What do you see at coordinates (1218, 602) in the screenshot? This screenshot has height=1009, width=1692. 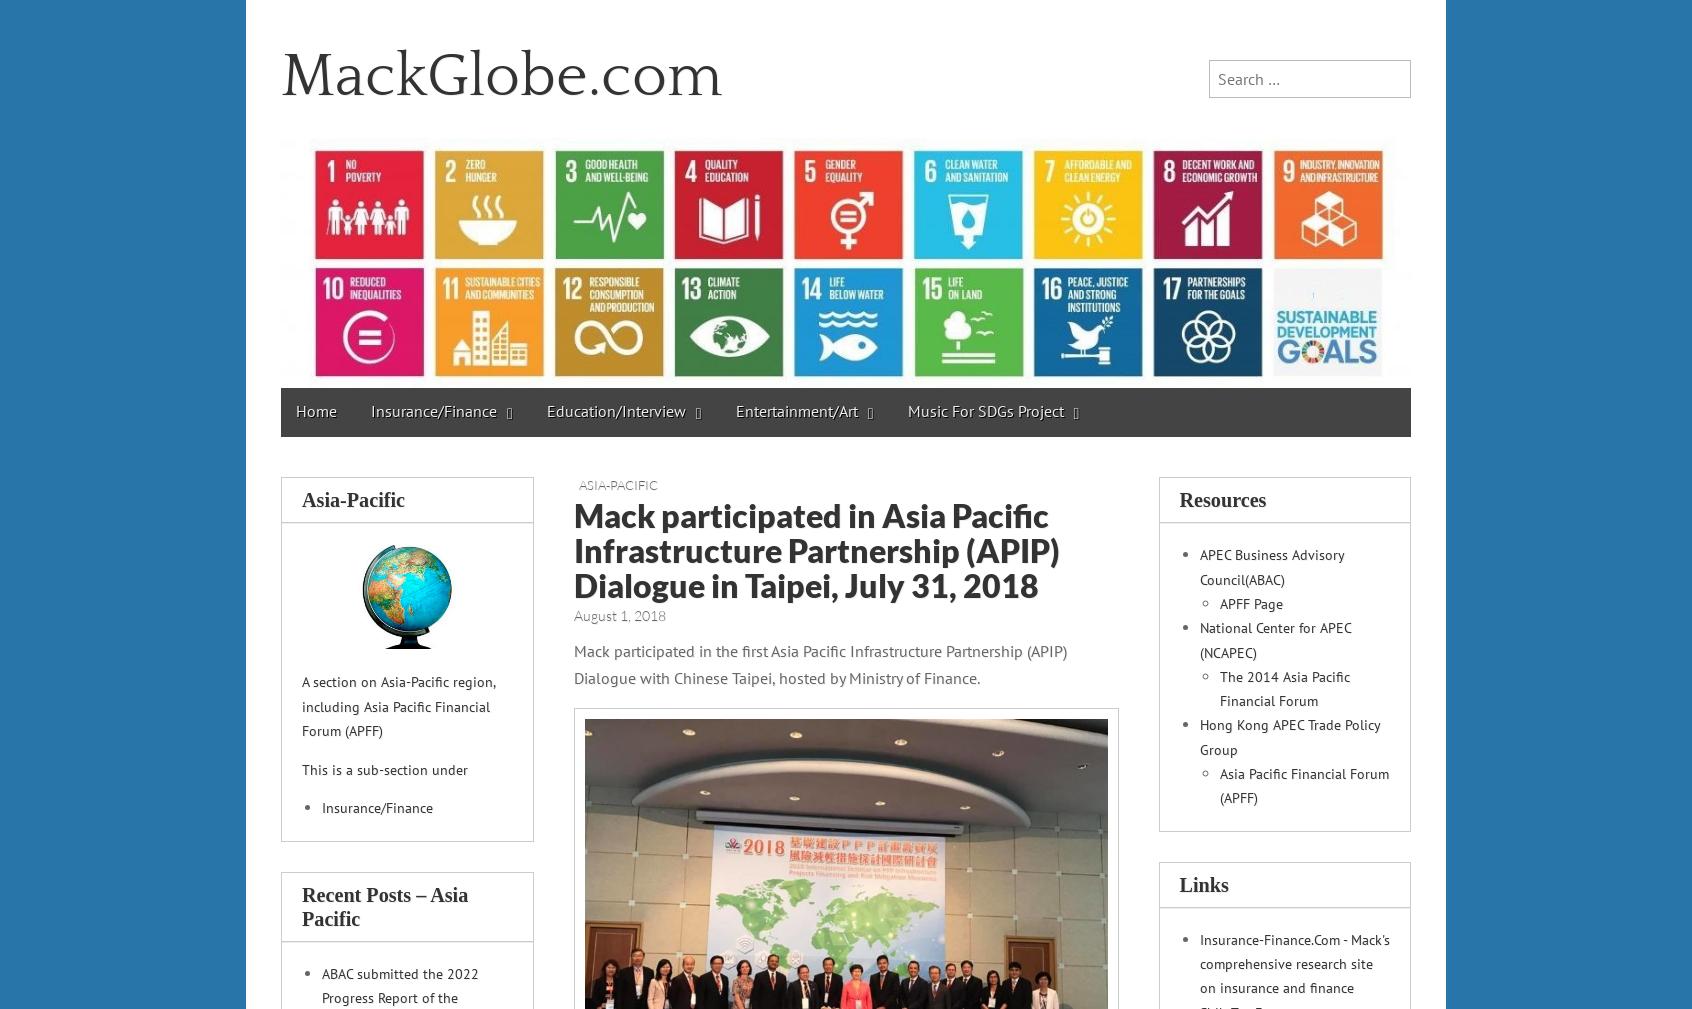 I see `'APFF Page'` at bounding box center [1218, 602].